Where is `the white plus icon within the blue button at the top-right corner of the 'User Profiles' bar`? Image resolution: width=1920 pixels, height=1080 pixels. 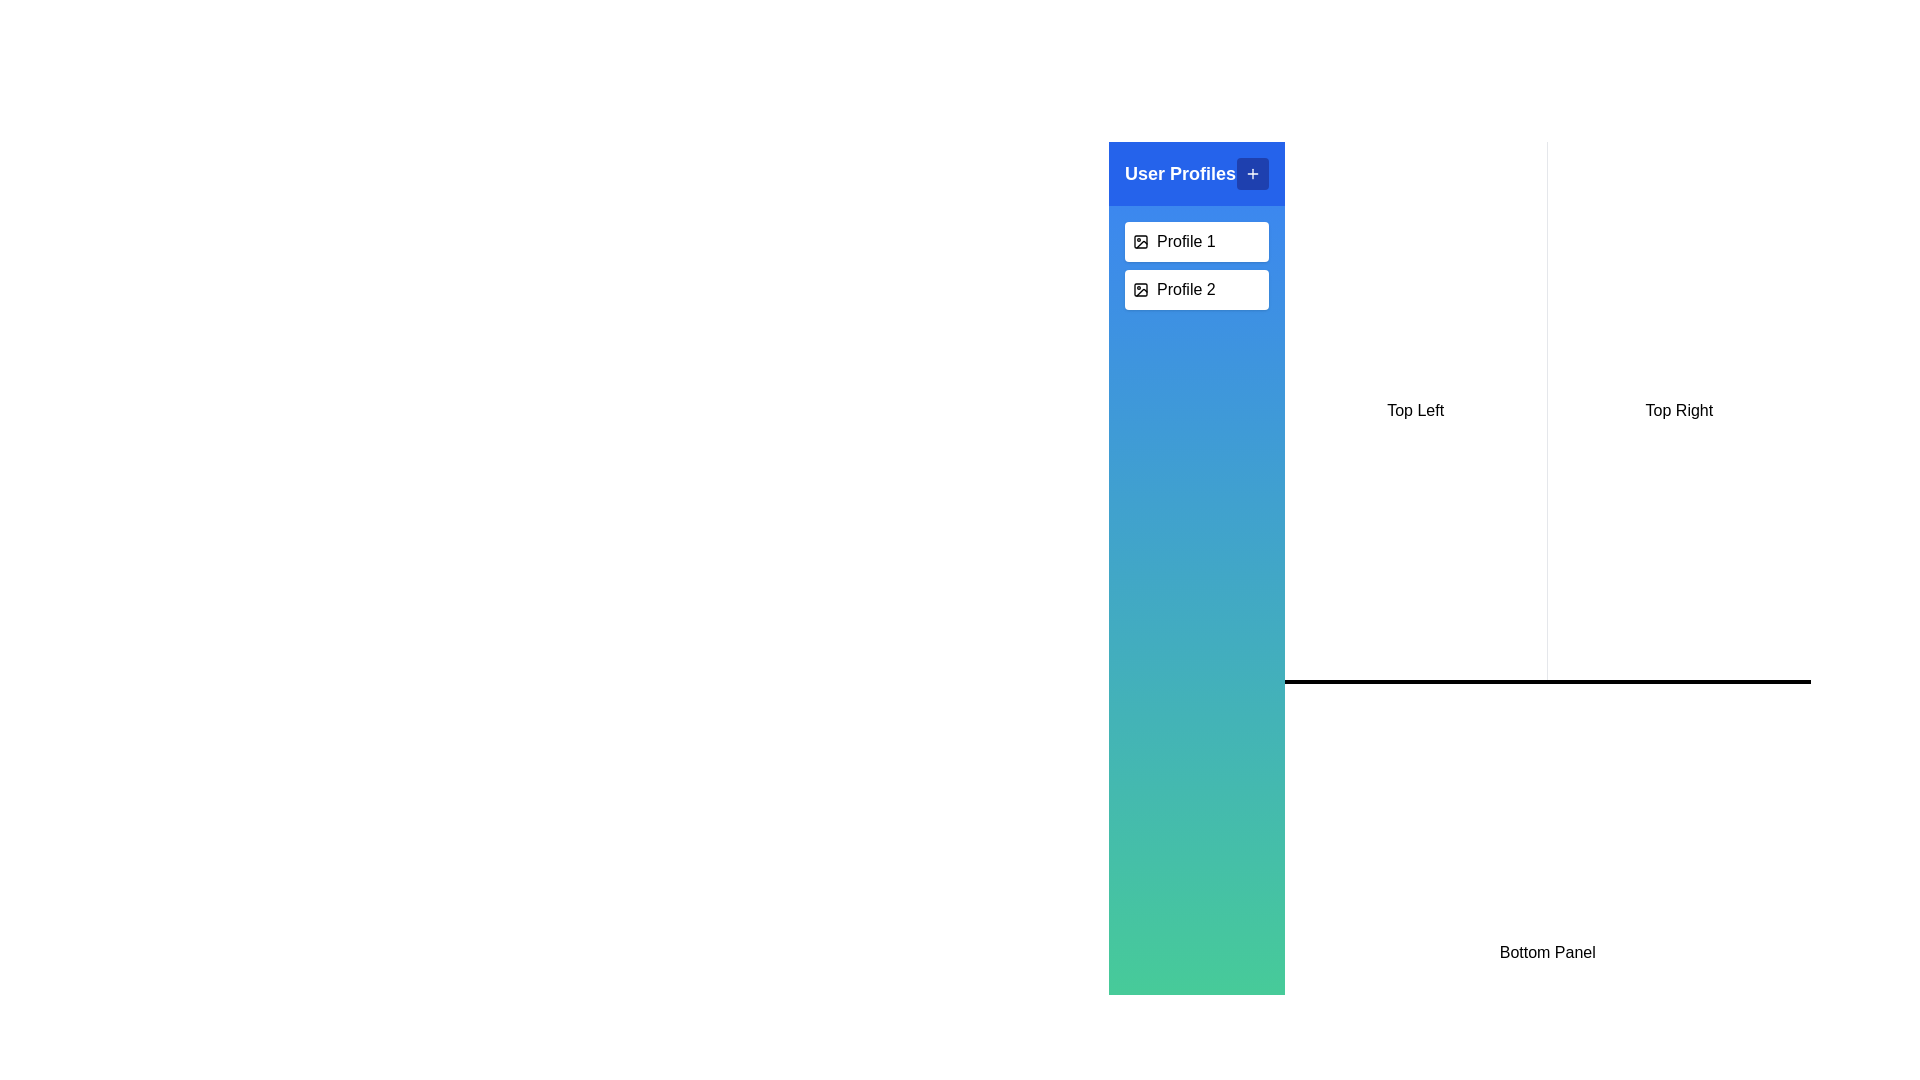 the white plus icon within the blue button at the top-right corner of the 'User Profiles' bar is located at coordinates (1251, 172).